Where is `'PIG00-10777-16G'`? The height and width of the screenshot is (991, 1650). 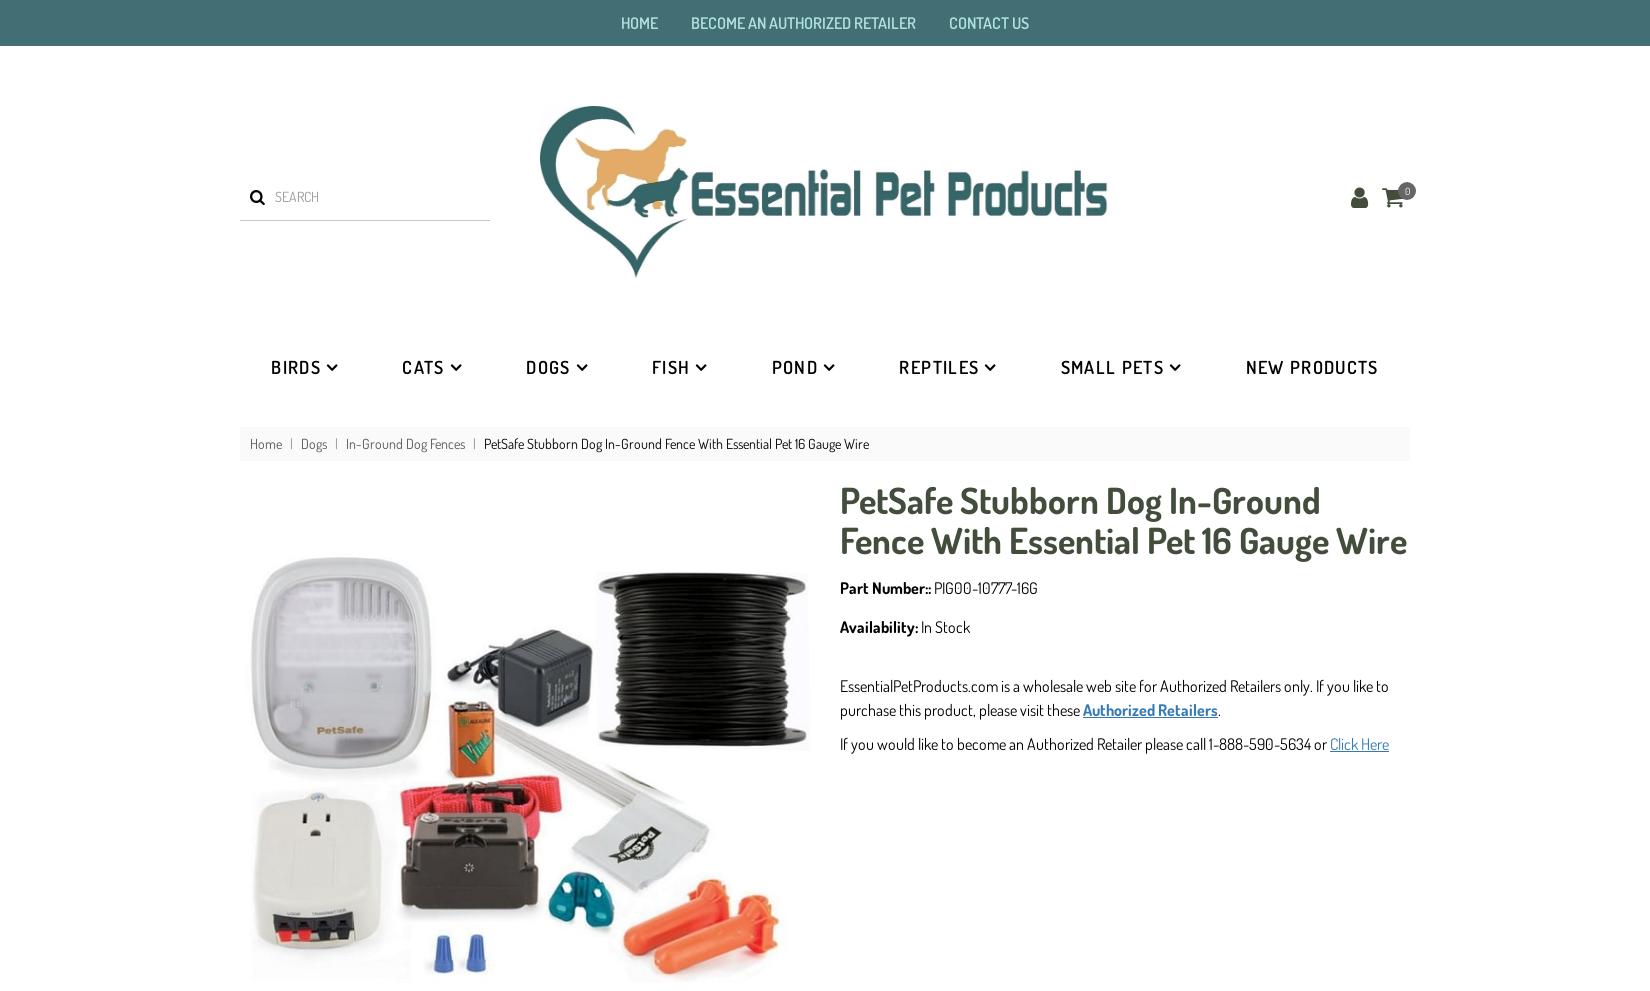 'PIG00-10777-16G' is located at coordinates (986, 585).